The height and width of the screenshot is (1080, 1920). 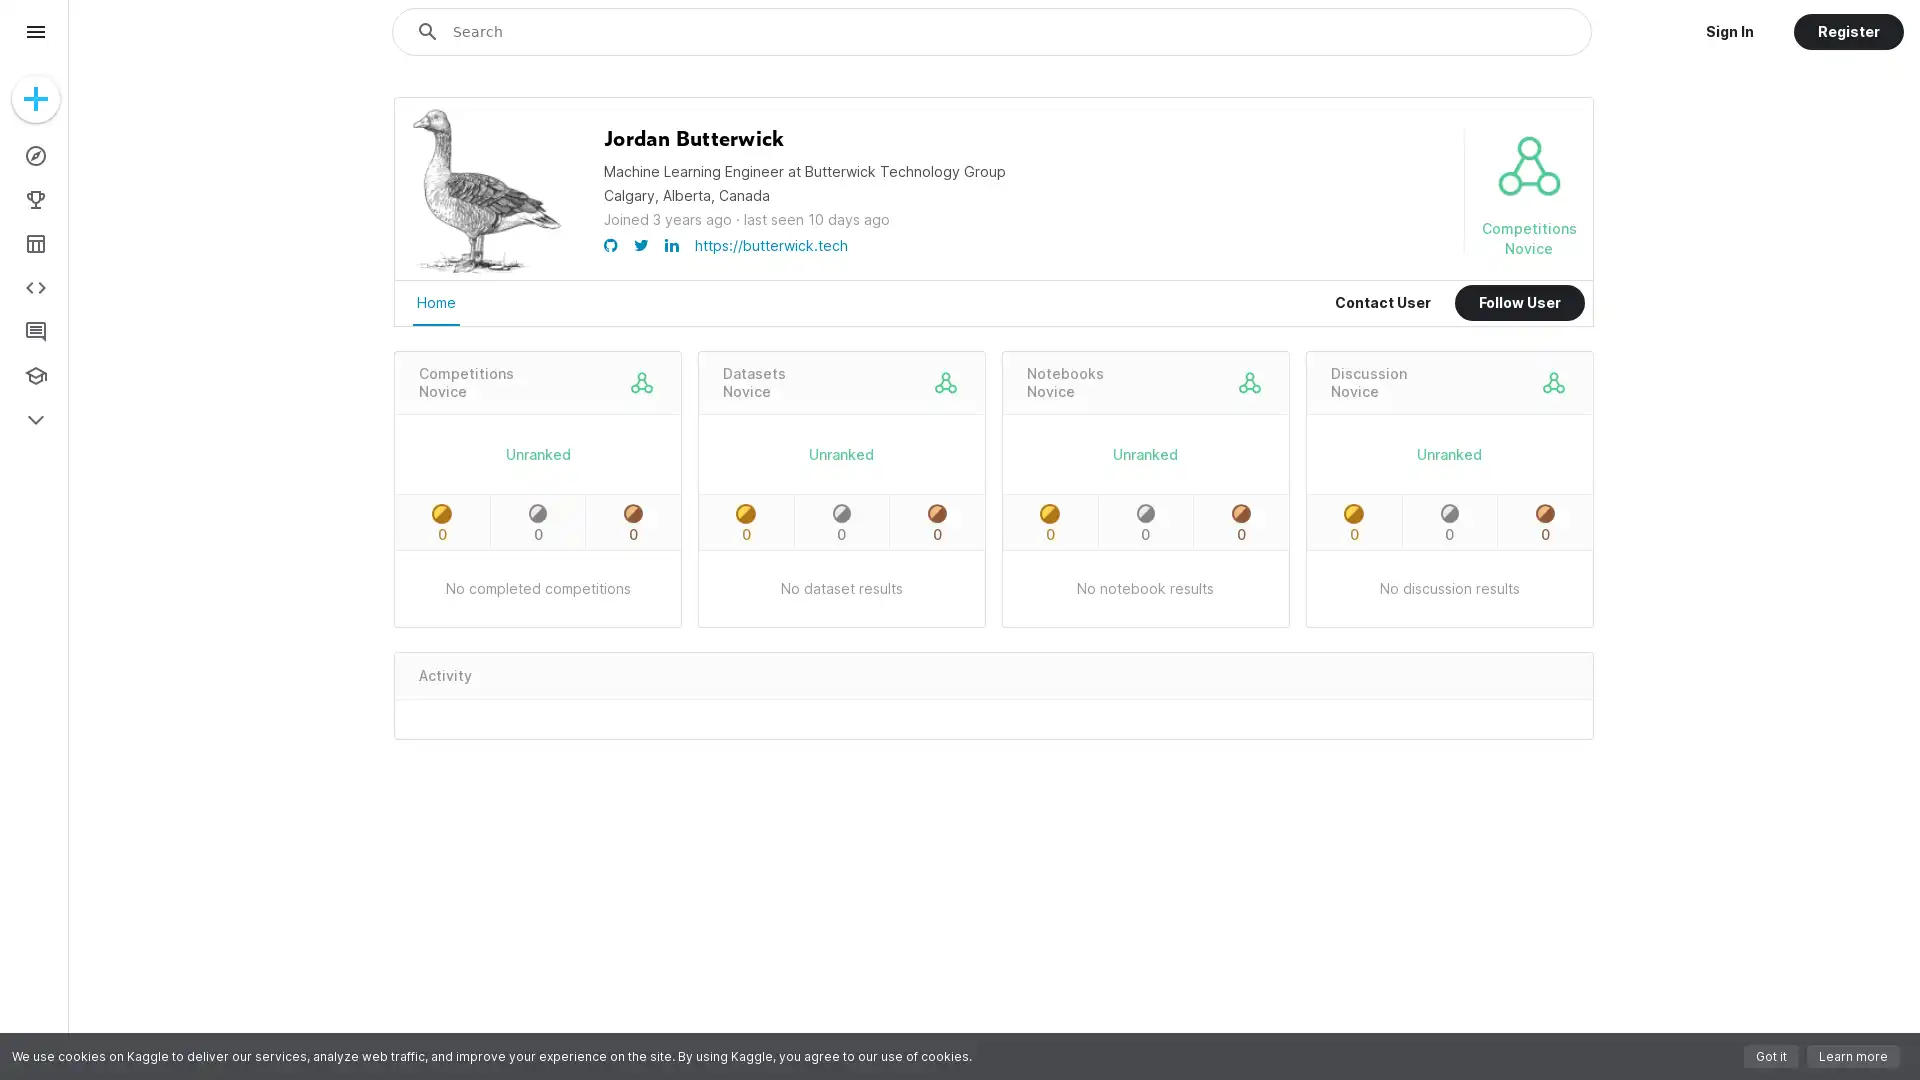 What do you see at coordinates (1847, 31) in the screenshot?
I see `Register` at bounding box center [1847, 31].